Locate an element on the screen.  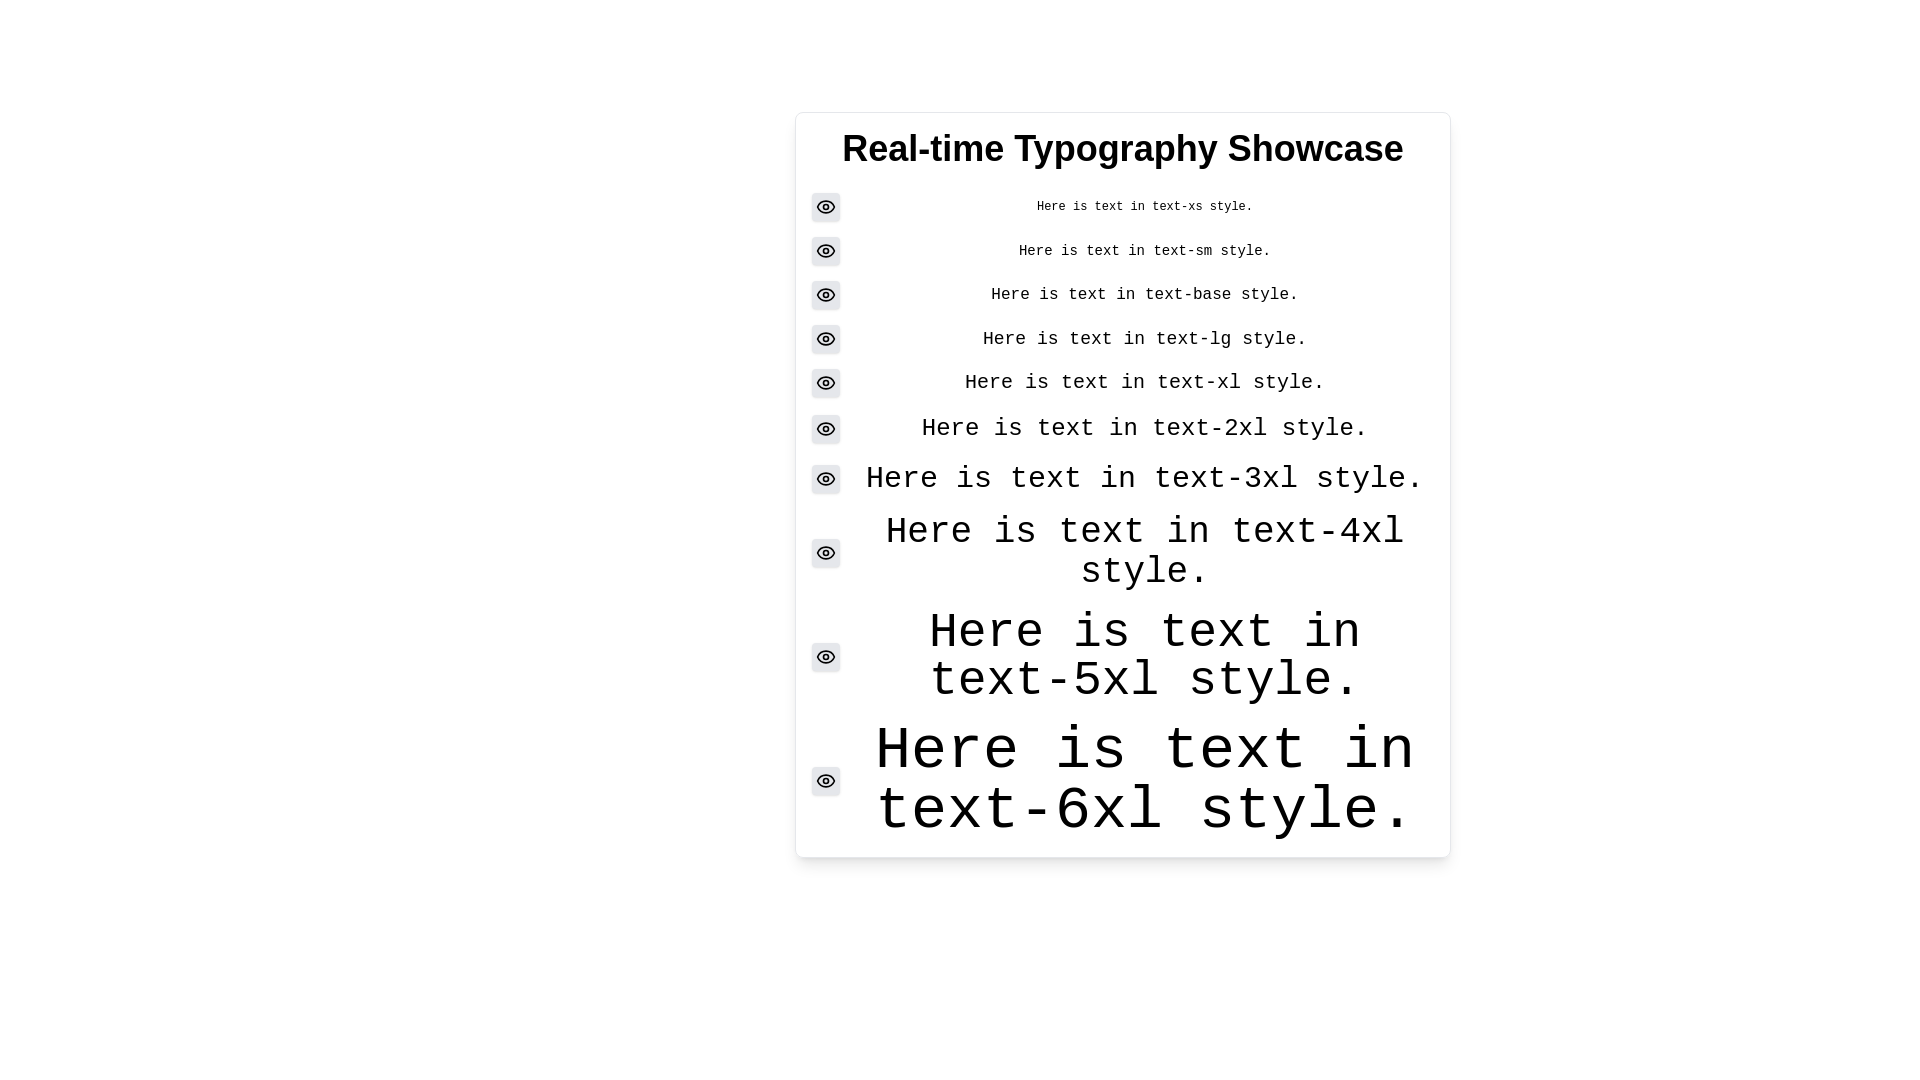
the text label styled with the 'text-xl' class, which is positioned centrally and slightly above the middle in the vertical list of styled text samples is located at coordinates (1145, 382).